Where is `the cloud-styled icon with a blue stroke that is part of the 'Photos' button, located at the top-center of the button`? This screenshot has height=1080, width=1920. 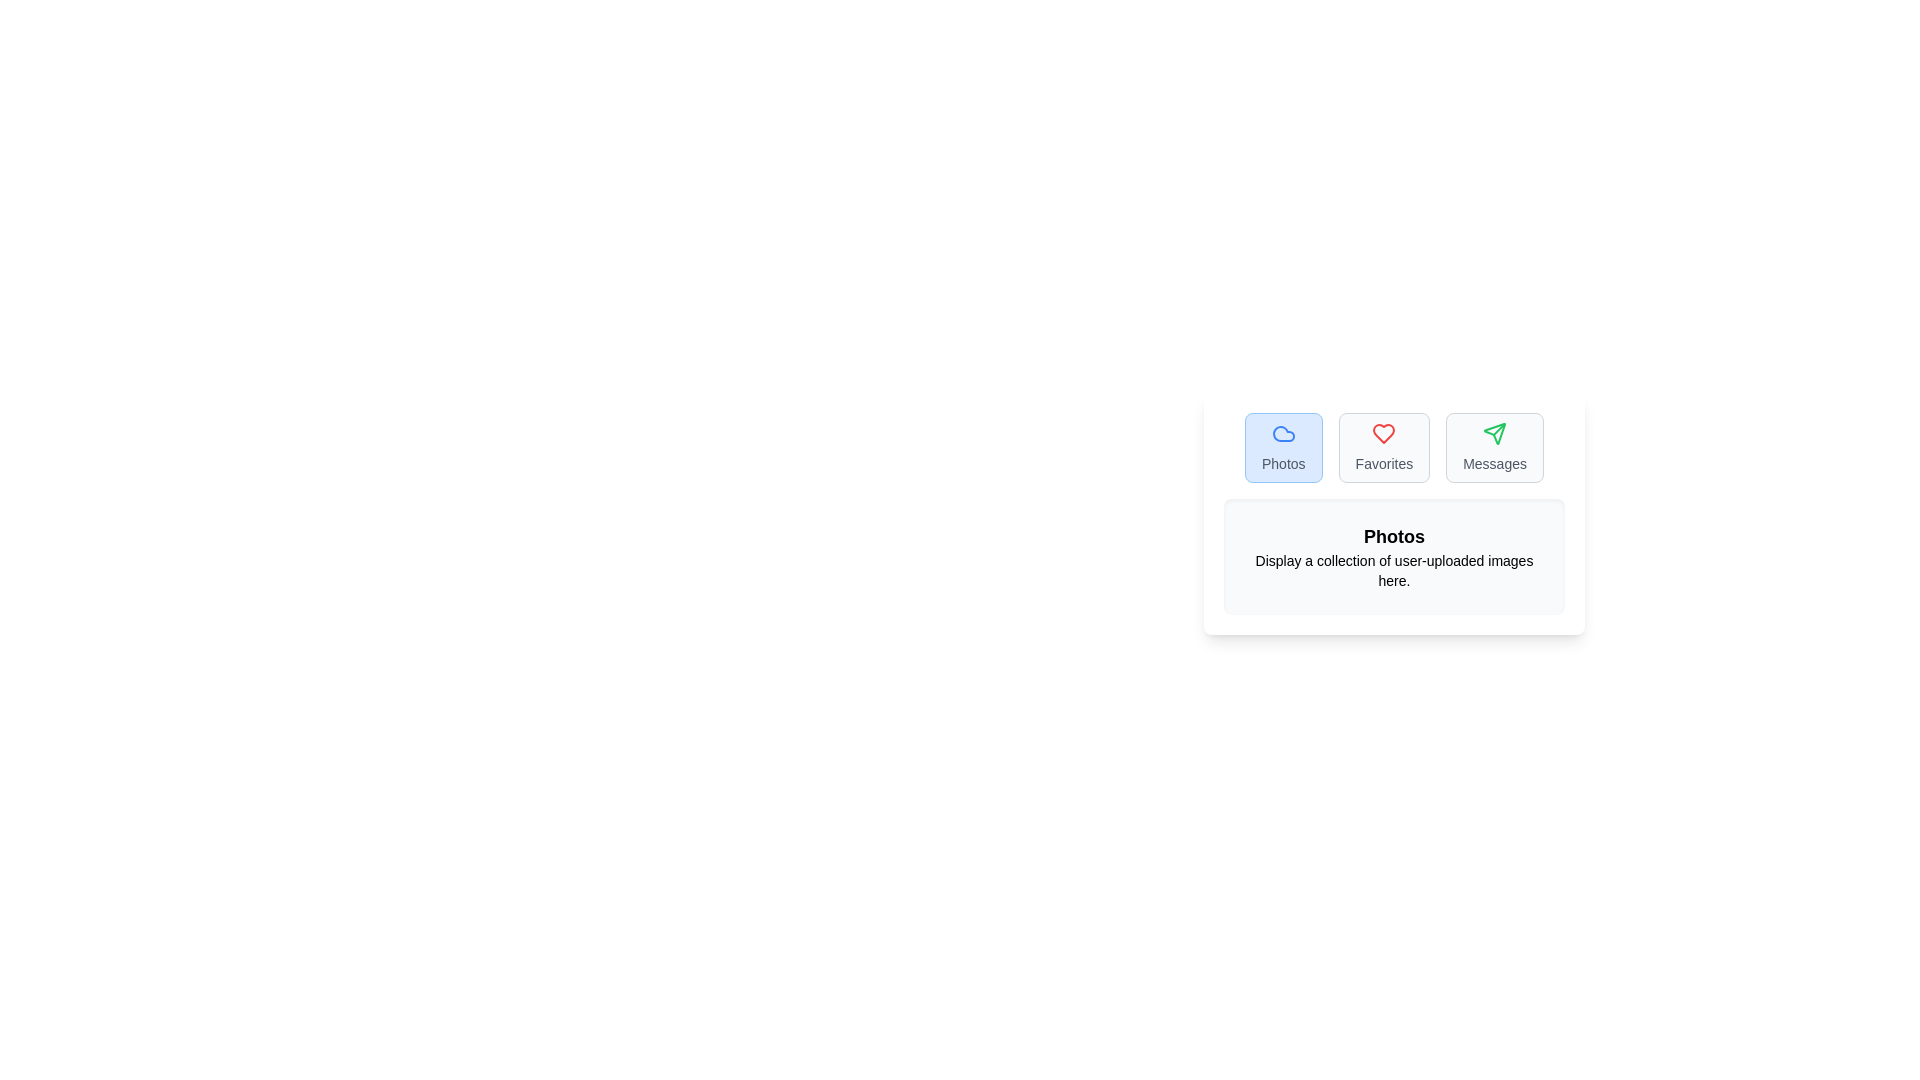 the cloud-styled icon with a blue stroke that is part of the 'Photos' button, located at the top-center of the button is located at coordinates (1283, 433).